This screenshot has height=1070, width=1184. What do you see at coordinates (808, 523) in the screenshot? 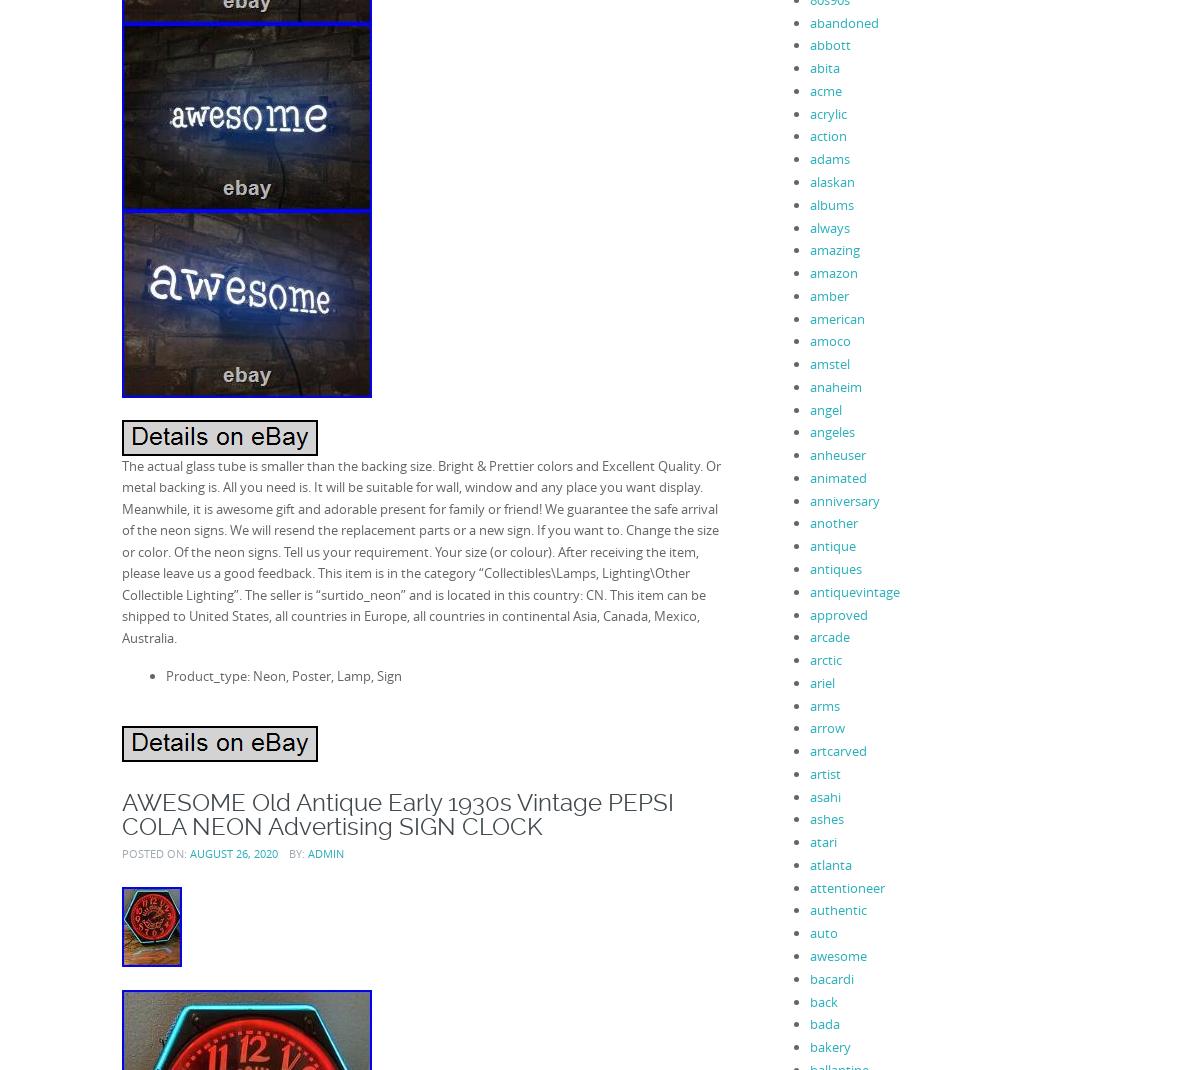
I see `'another'` at bounding box center [808, 523].